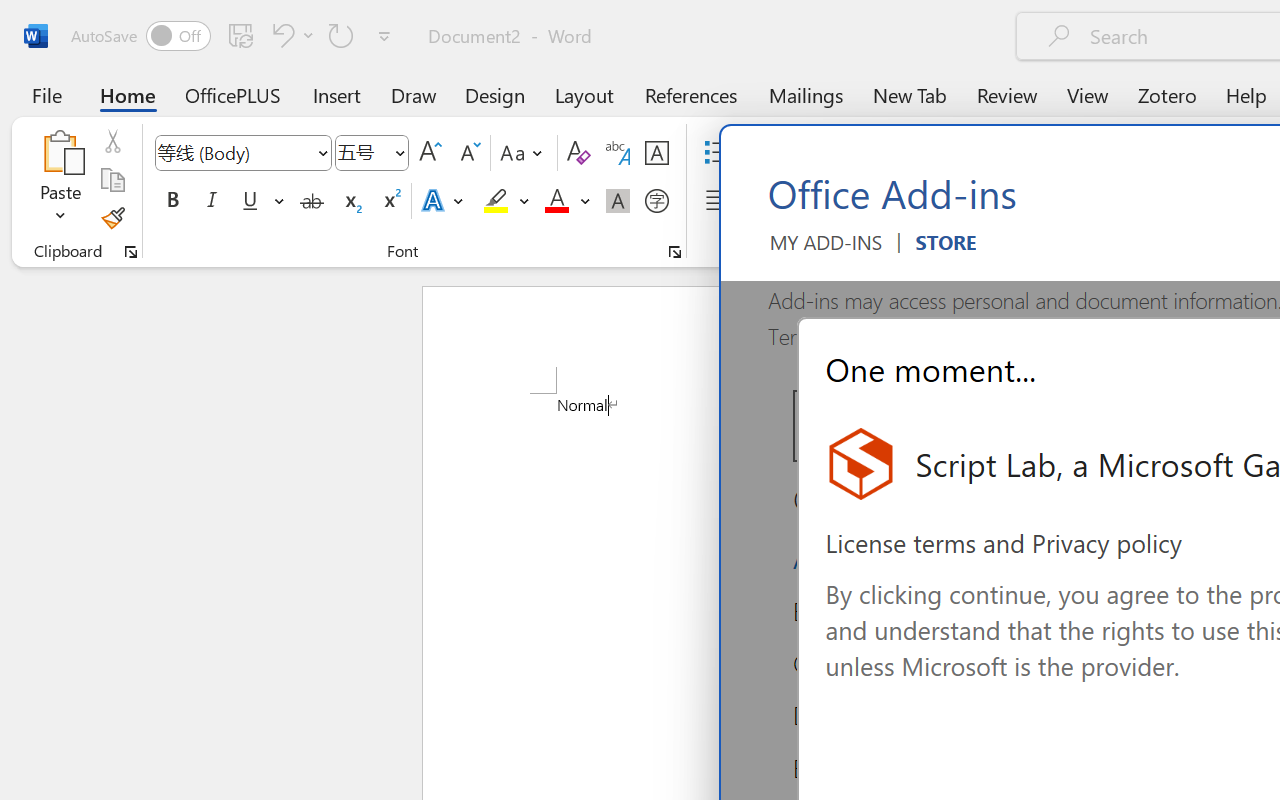 This screenshot has width=1280, height=800. Describe the element at coordinates (289, 34) in the screenshot. I see `'Undo Apply Quick Style'` at that location.